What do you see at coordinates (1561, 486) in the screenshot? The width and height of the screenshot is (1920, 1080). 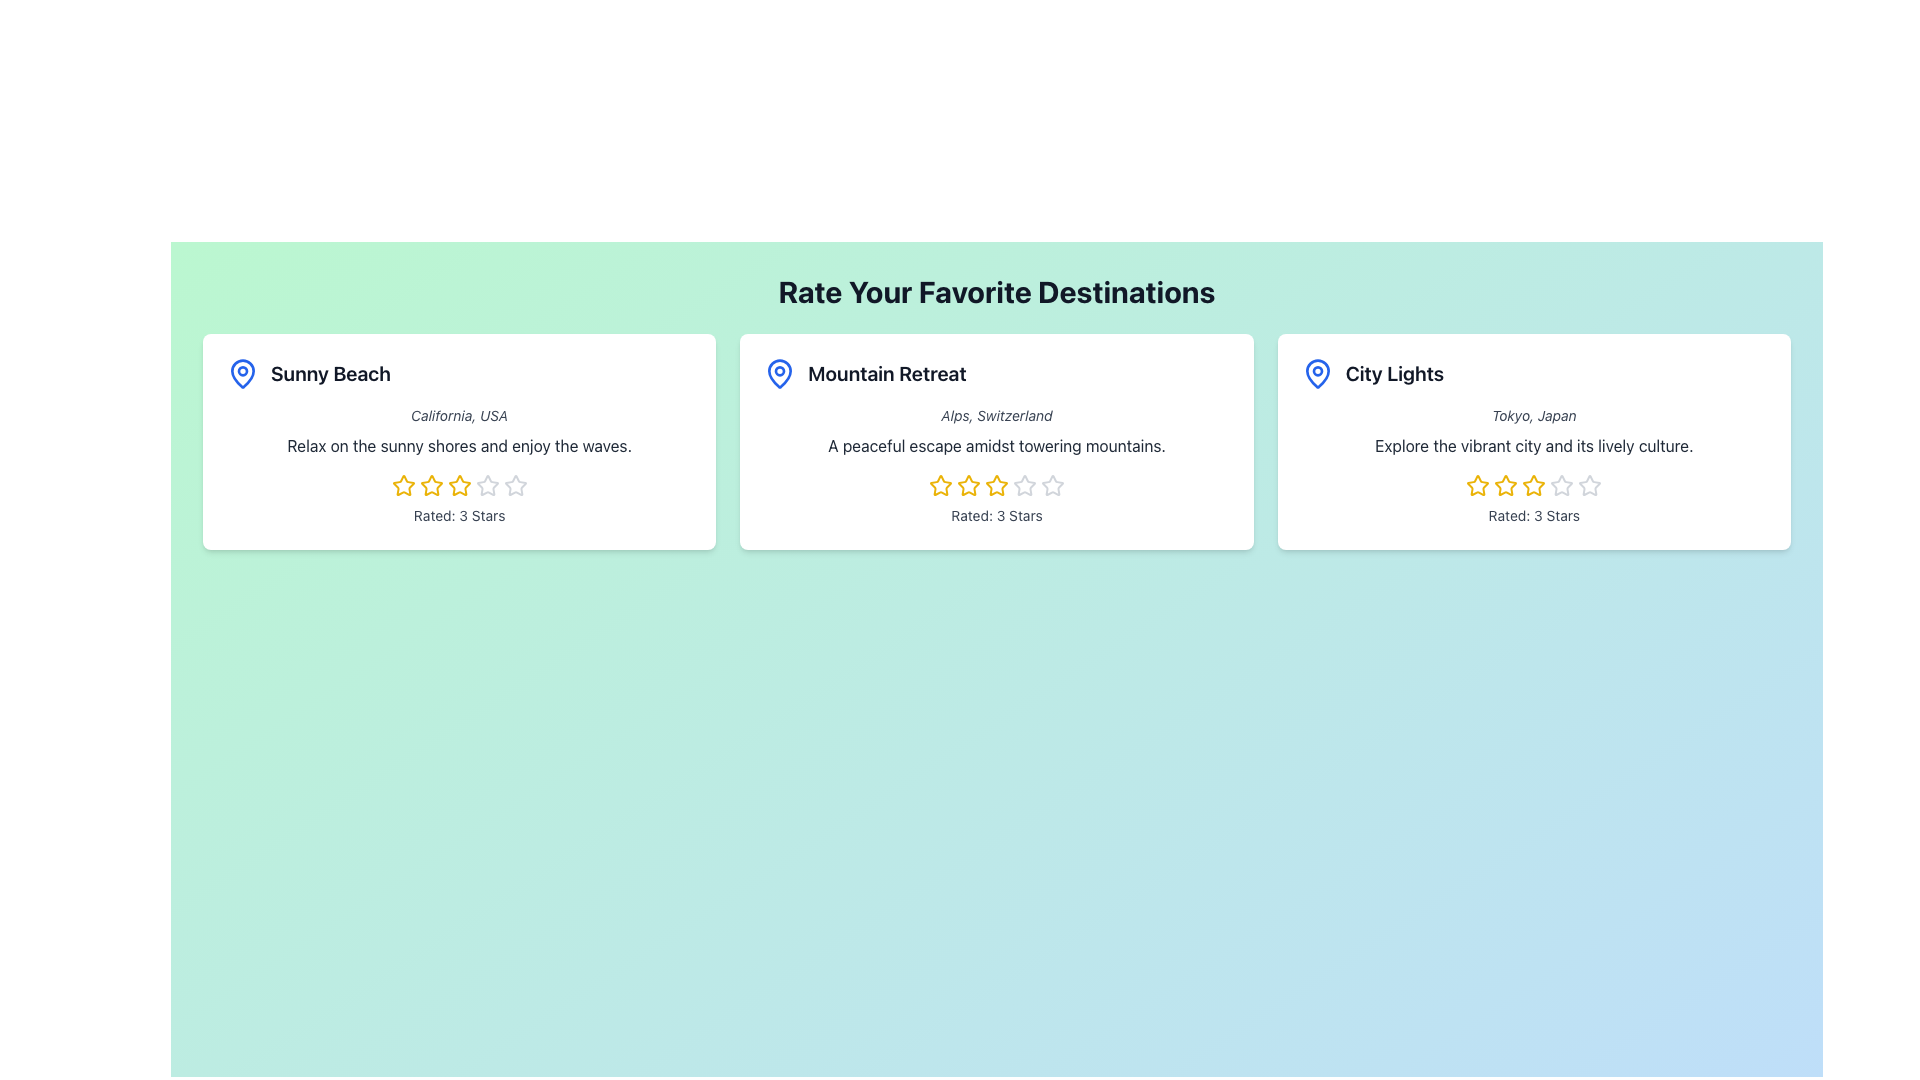 I see `the fourth star in the star rating icon beneath the 'City Lights' card to rate it` at bounding box center [1561, 486].